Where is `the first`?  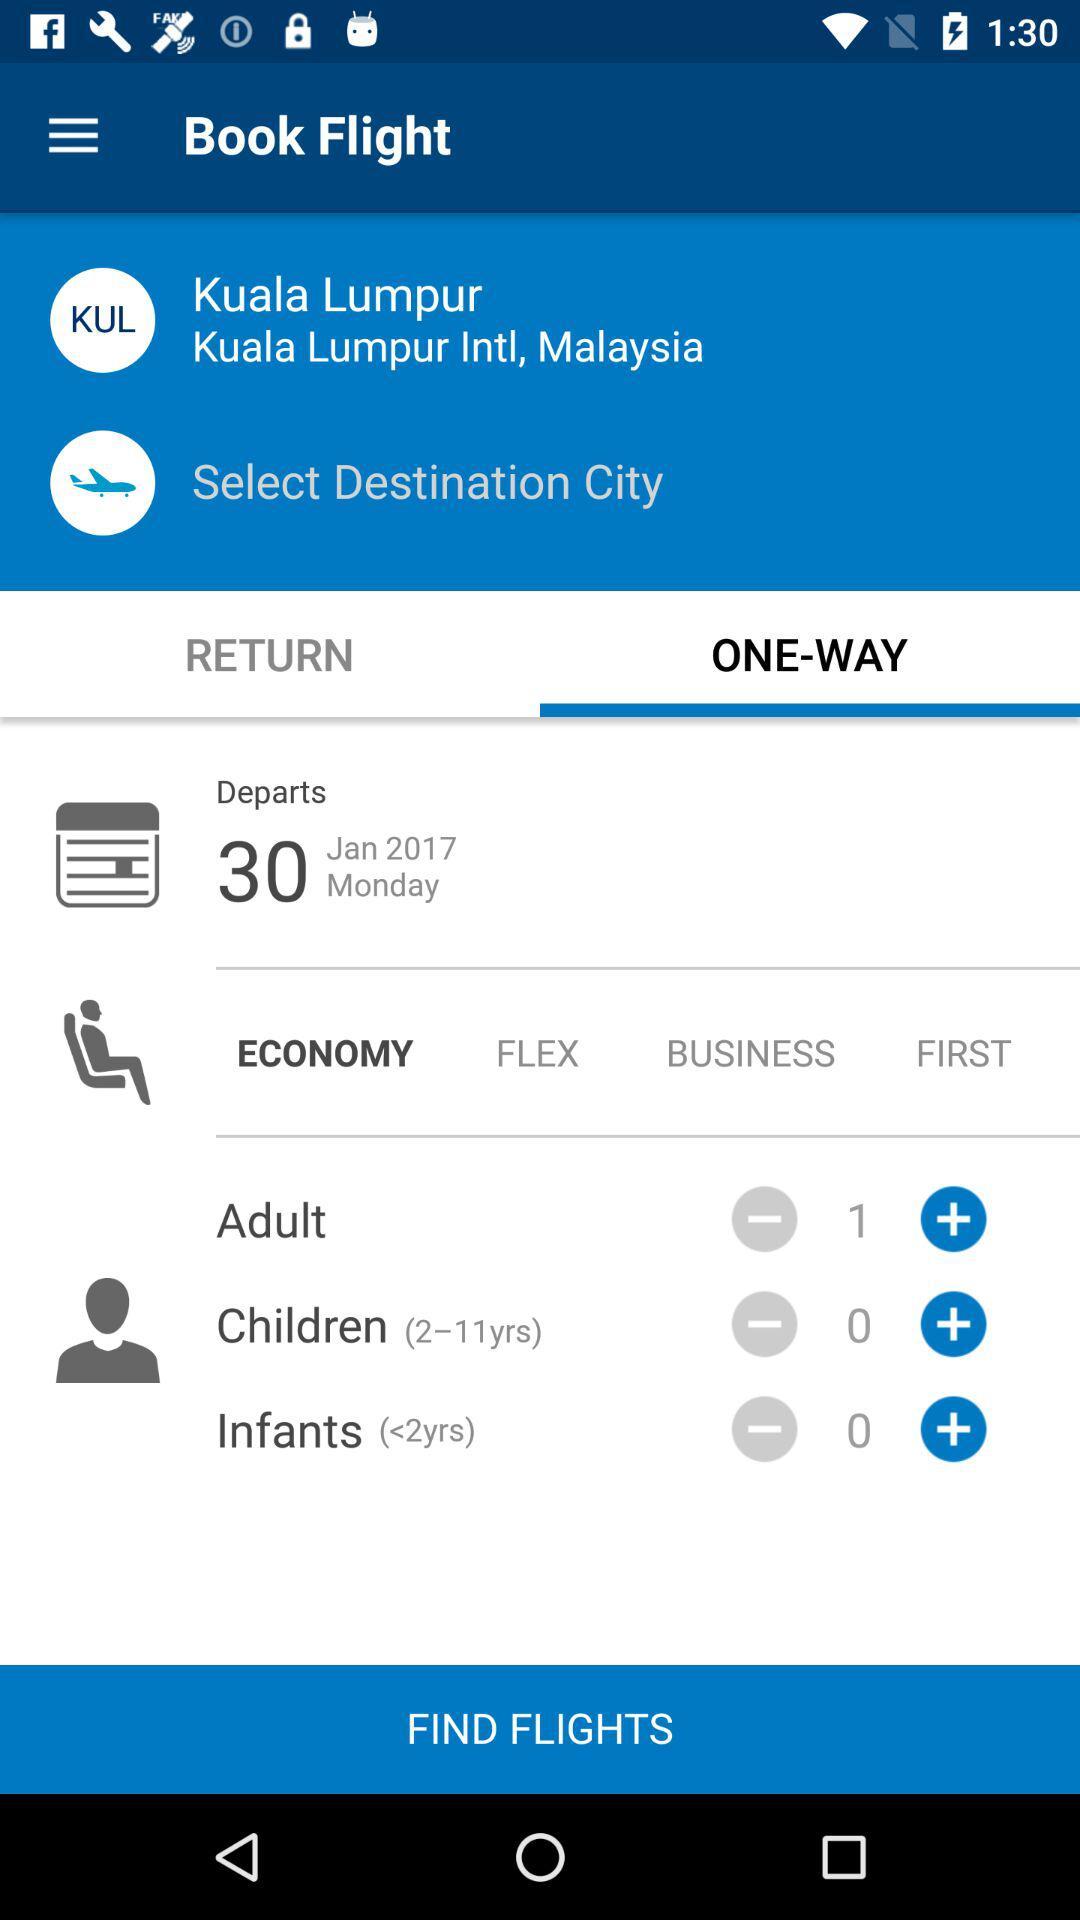
the first is located at coordinates (963, 1051).